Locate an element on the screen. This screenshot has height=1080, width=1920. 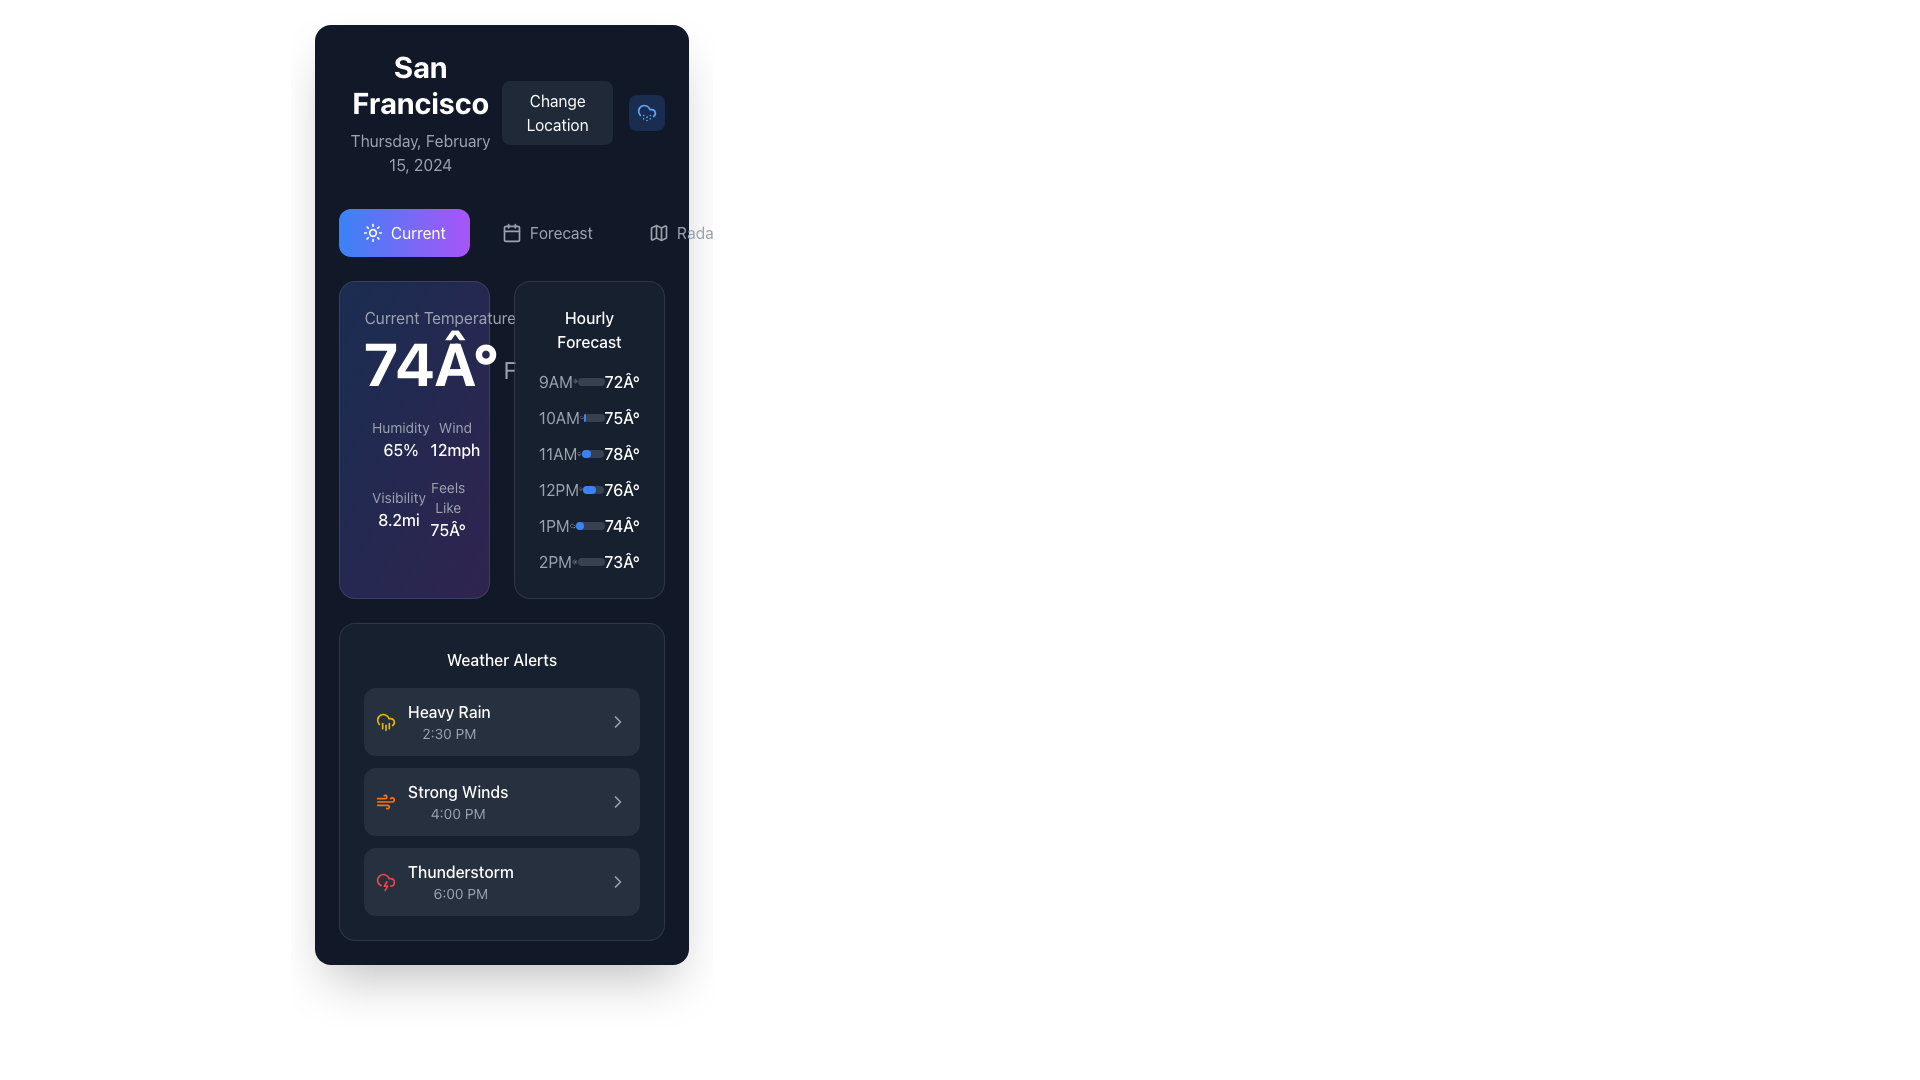
the static text display element that shows 'Thunderstorm' with the time '6:00 PM' in a bold white font, located at the bottom of the 'Weather Alerts' list is located at coordinates (459, 881).